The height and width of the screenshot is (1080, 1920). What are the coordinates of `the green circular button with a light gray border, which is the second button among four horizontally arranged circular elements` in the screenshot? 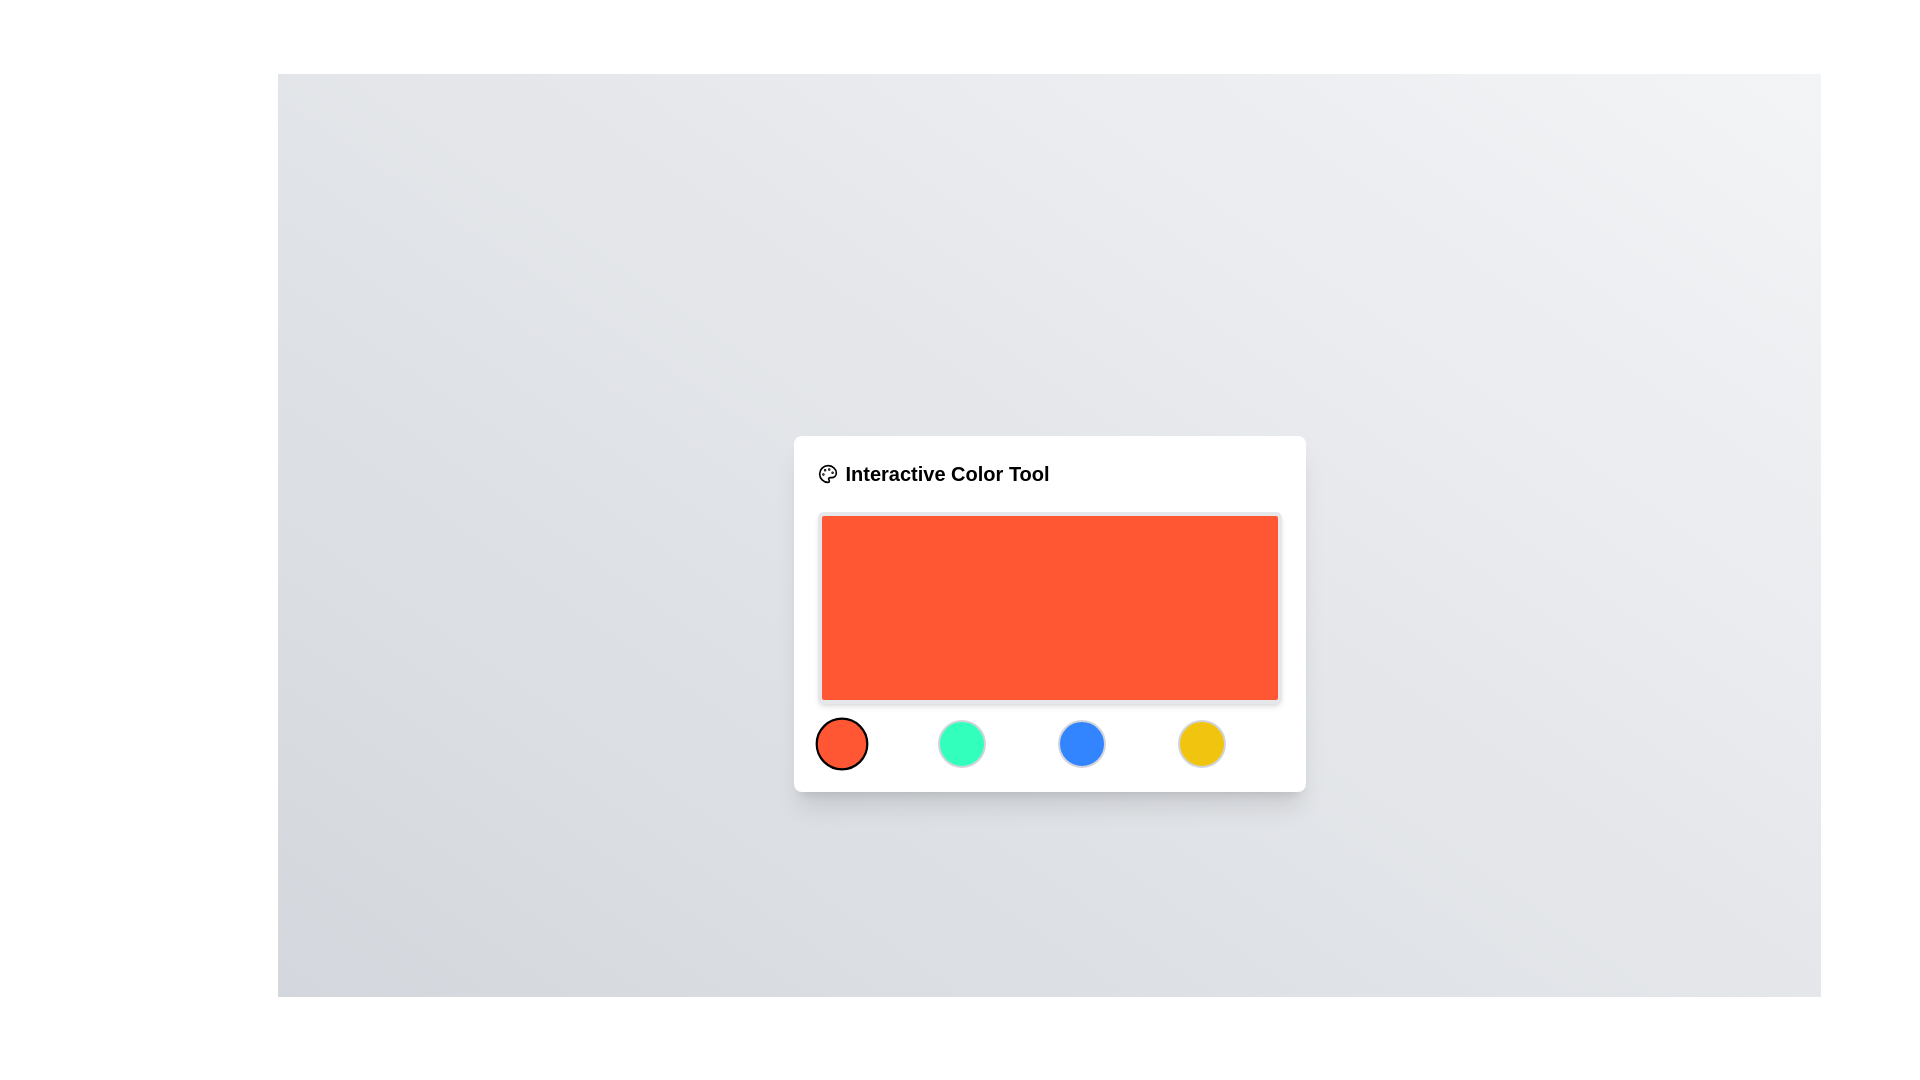 It's located at (961, 744).